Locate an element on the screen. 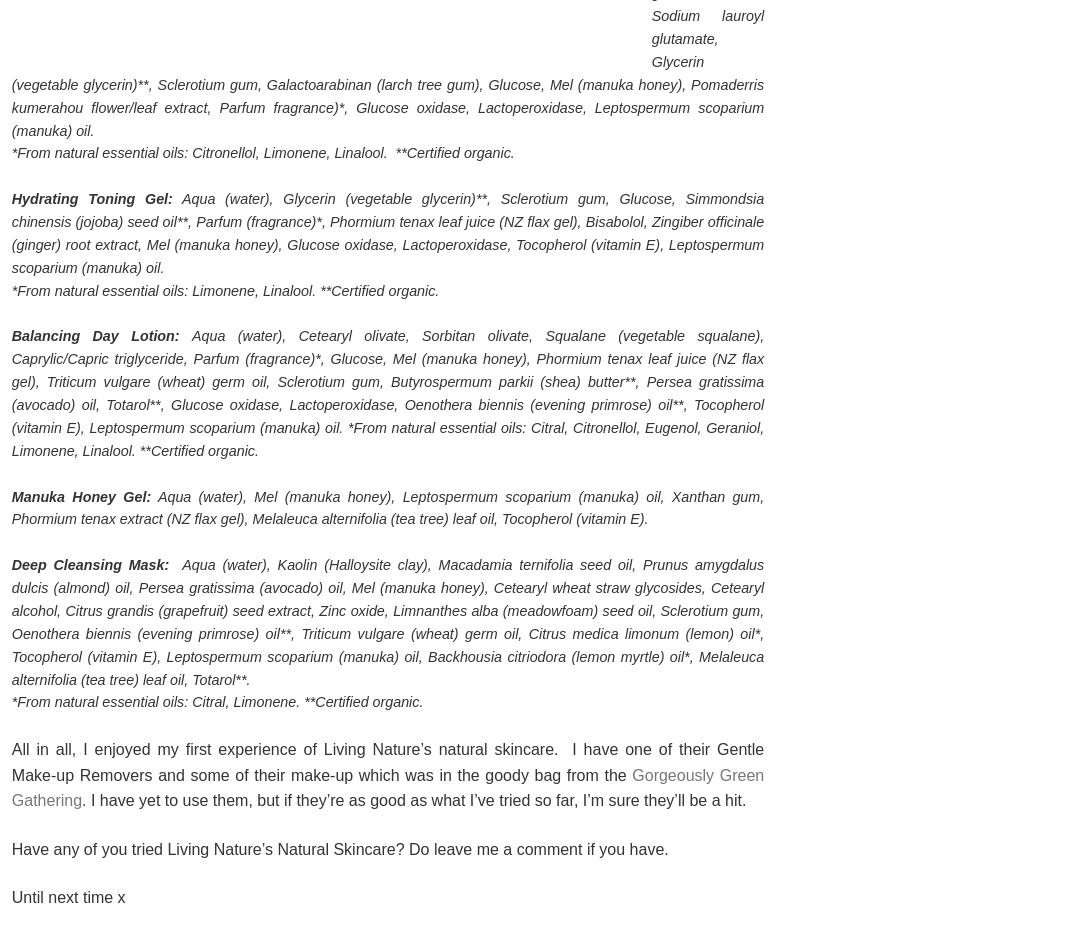 The width and height of the screenshot is (1088, 942). 'Manuka Honey Gel:' is located at coordinates (80, 495).